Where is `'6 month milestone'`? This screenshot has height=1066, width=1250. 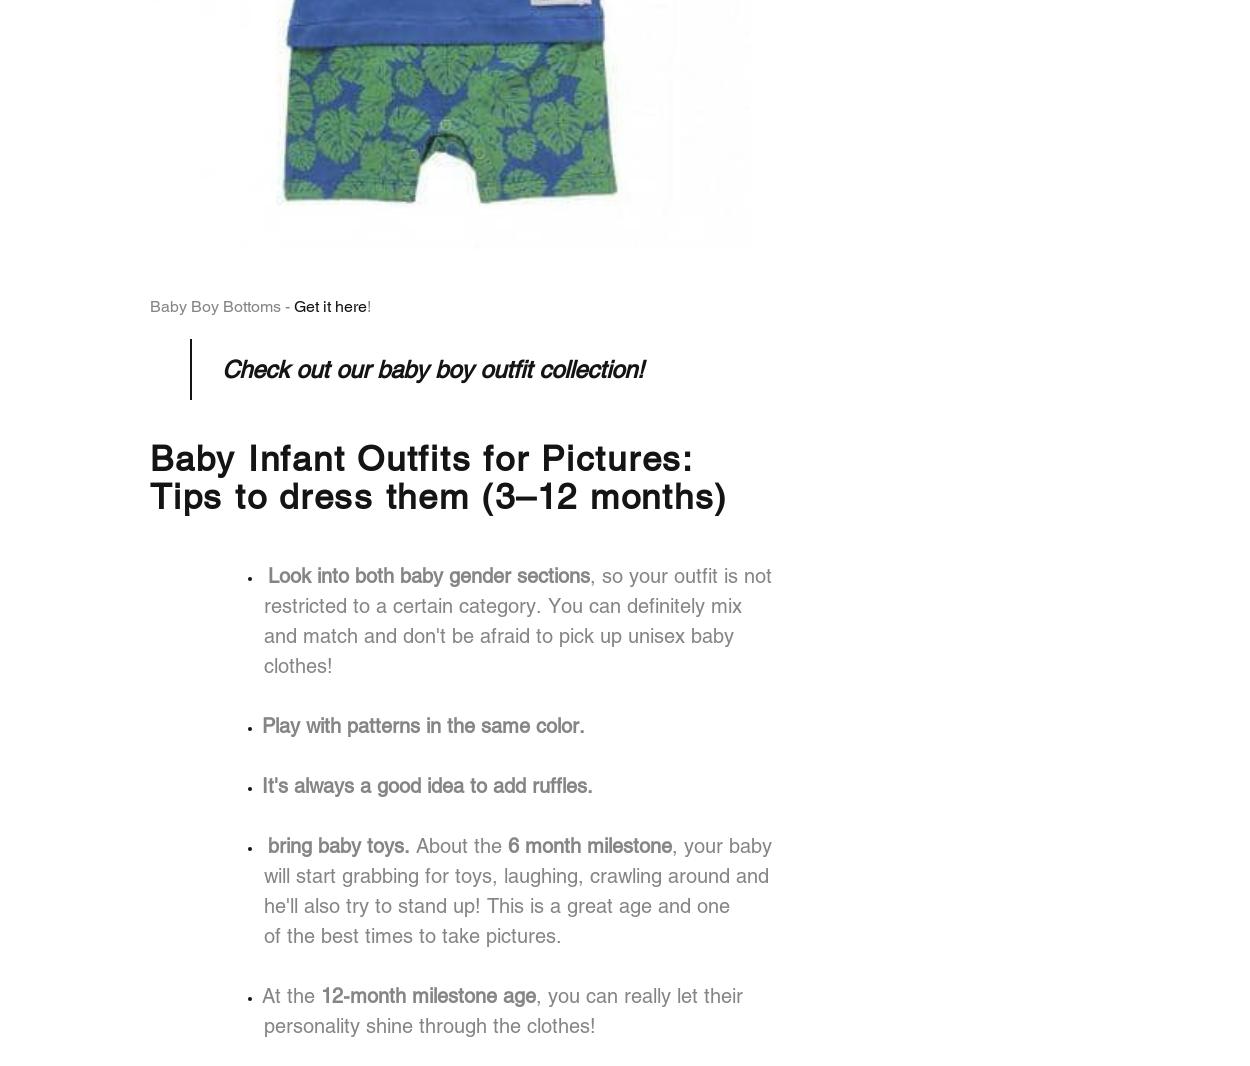 '6 month milestone' is located at coordinates (589, 845).